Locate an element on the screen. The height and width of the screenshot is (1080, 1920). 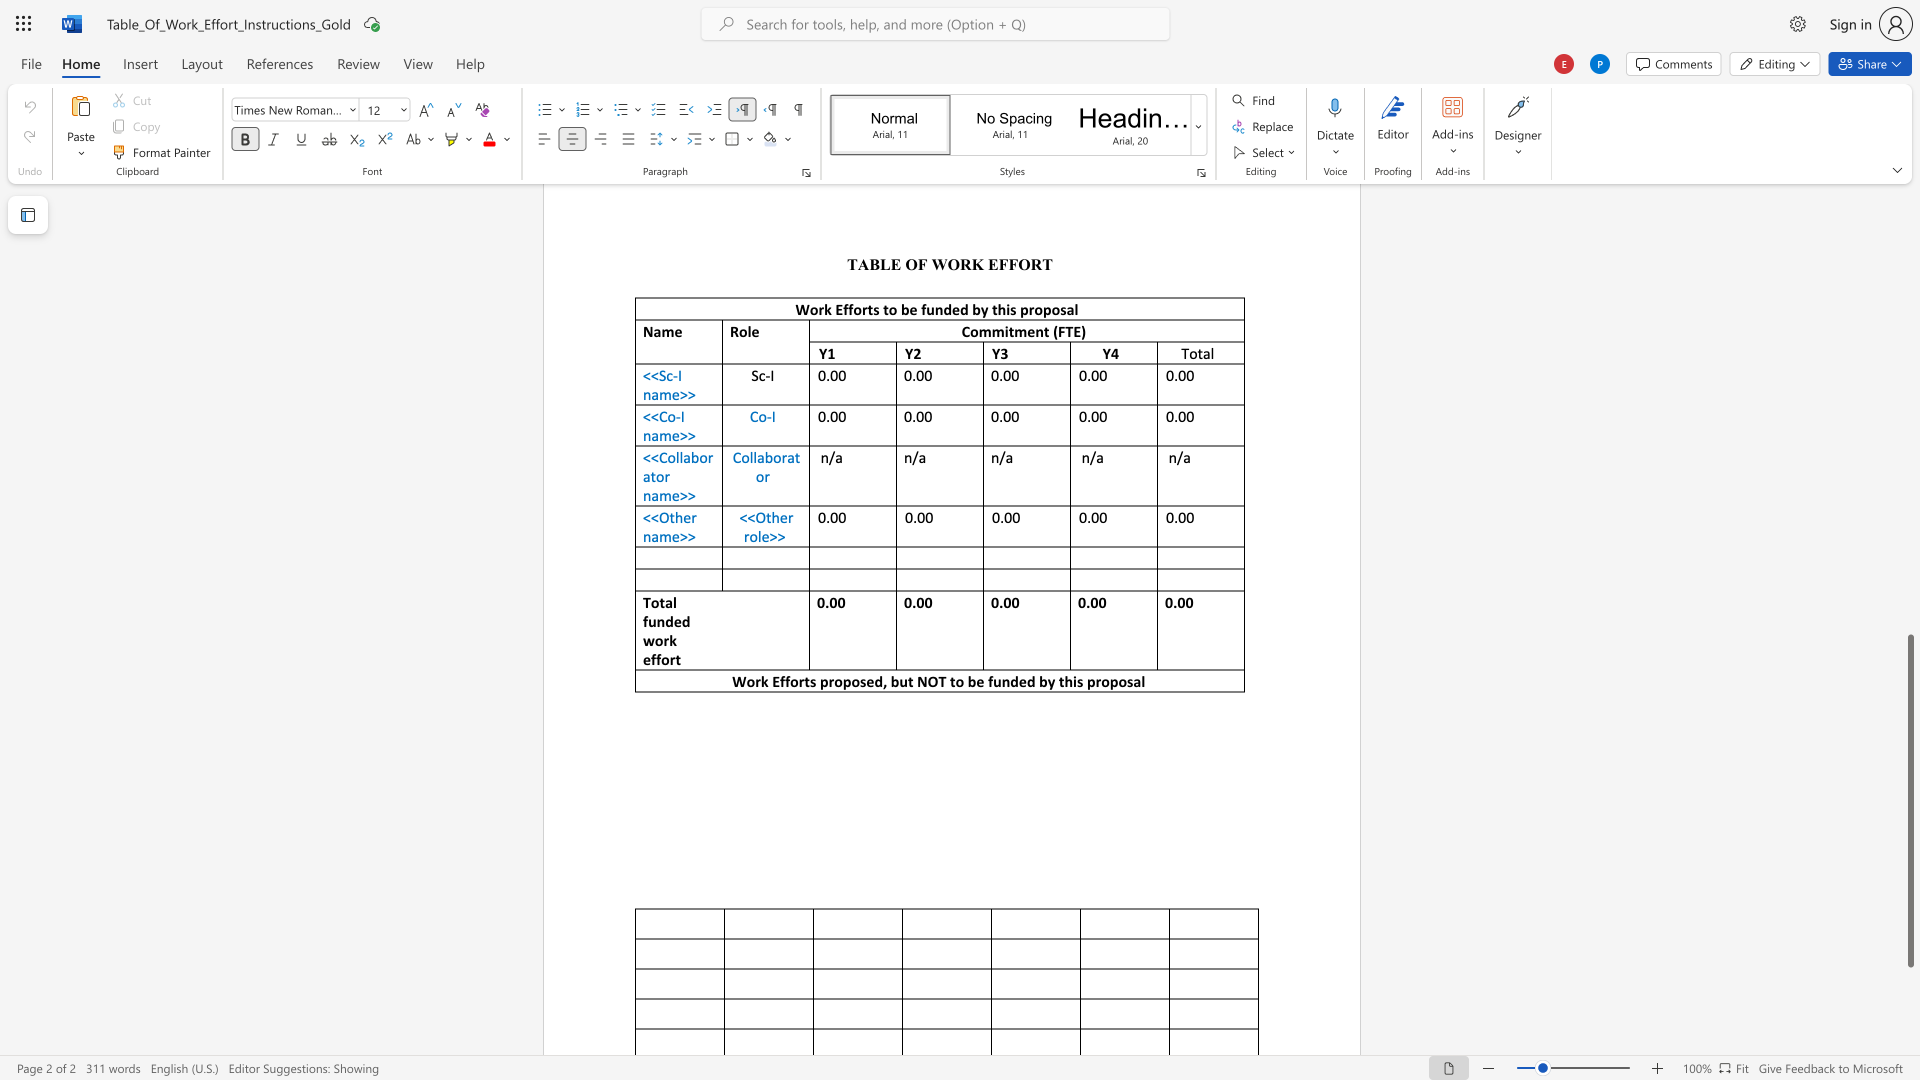
the scrollbar on the right to move the page upward is located at coordinates (1909, 559).